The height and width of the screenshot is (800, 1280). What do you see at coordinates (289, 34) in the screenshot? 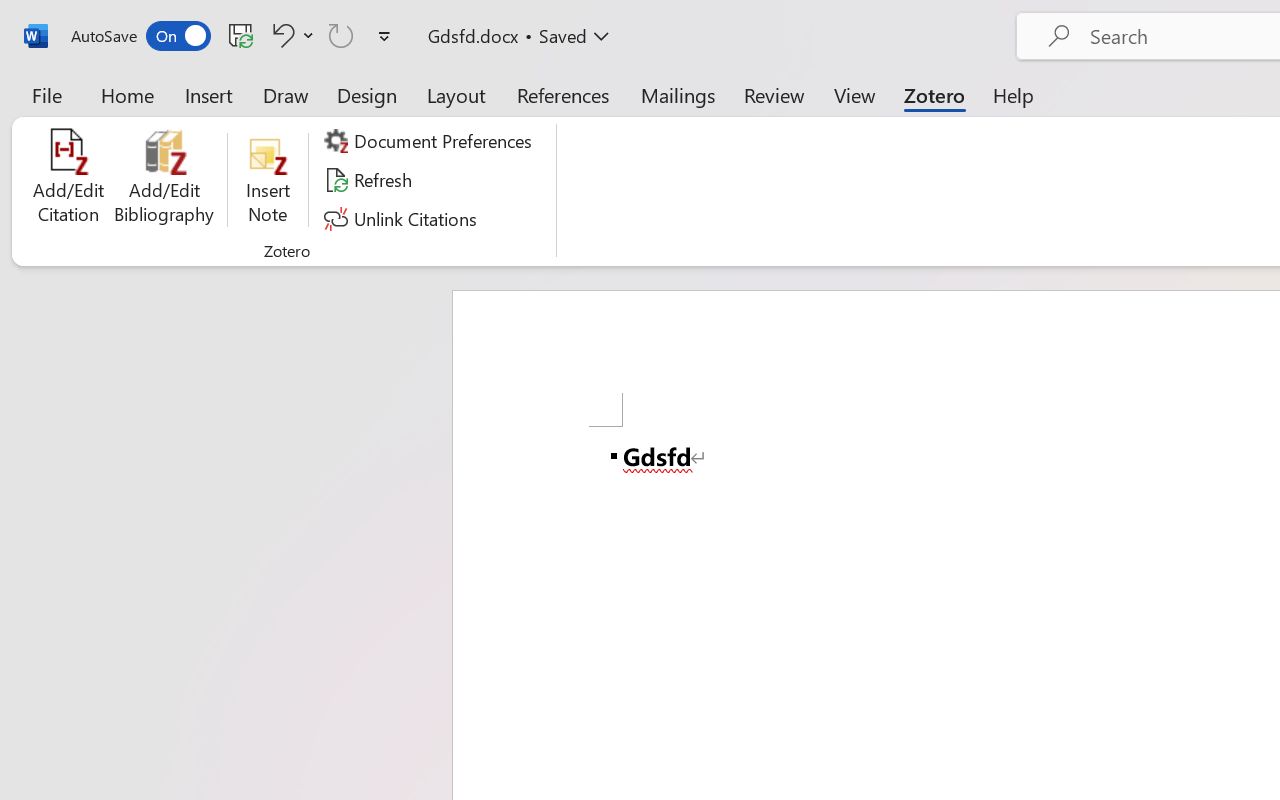
I see `'Undo <ApplyStyleToDoc>b__0'` at bounding box center [289, 34].